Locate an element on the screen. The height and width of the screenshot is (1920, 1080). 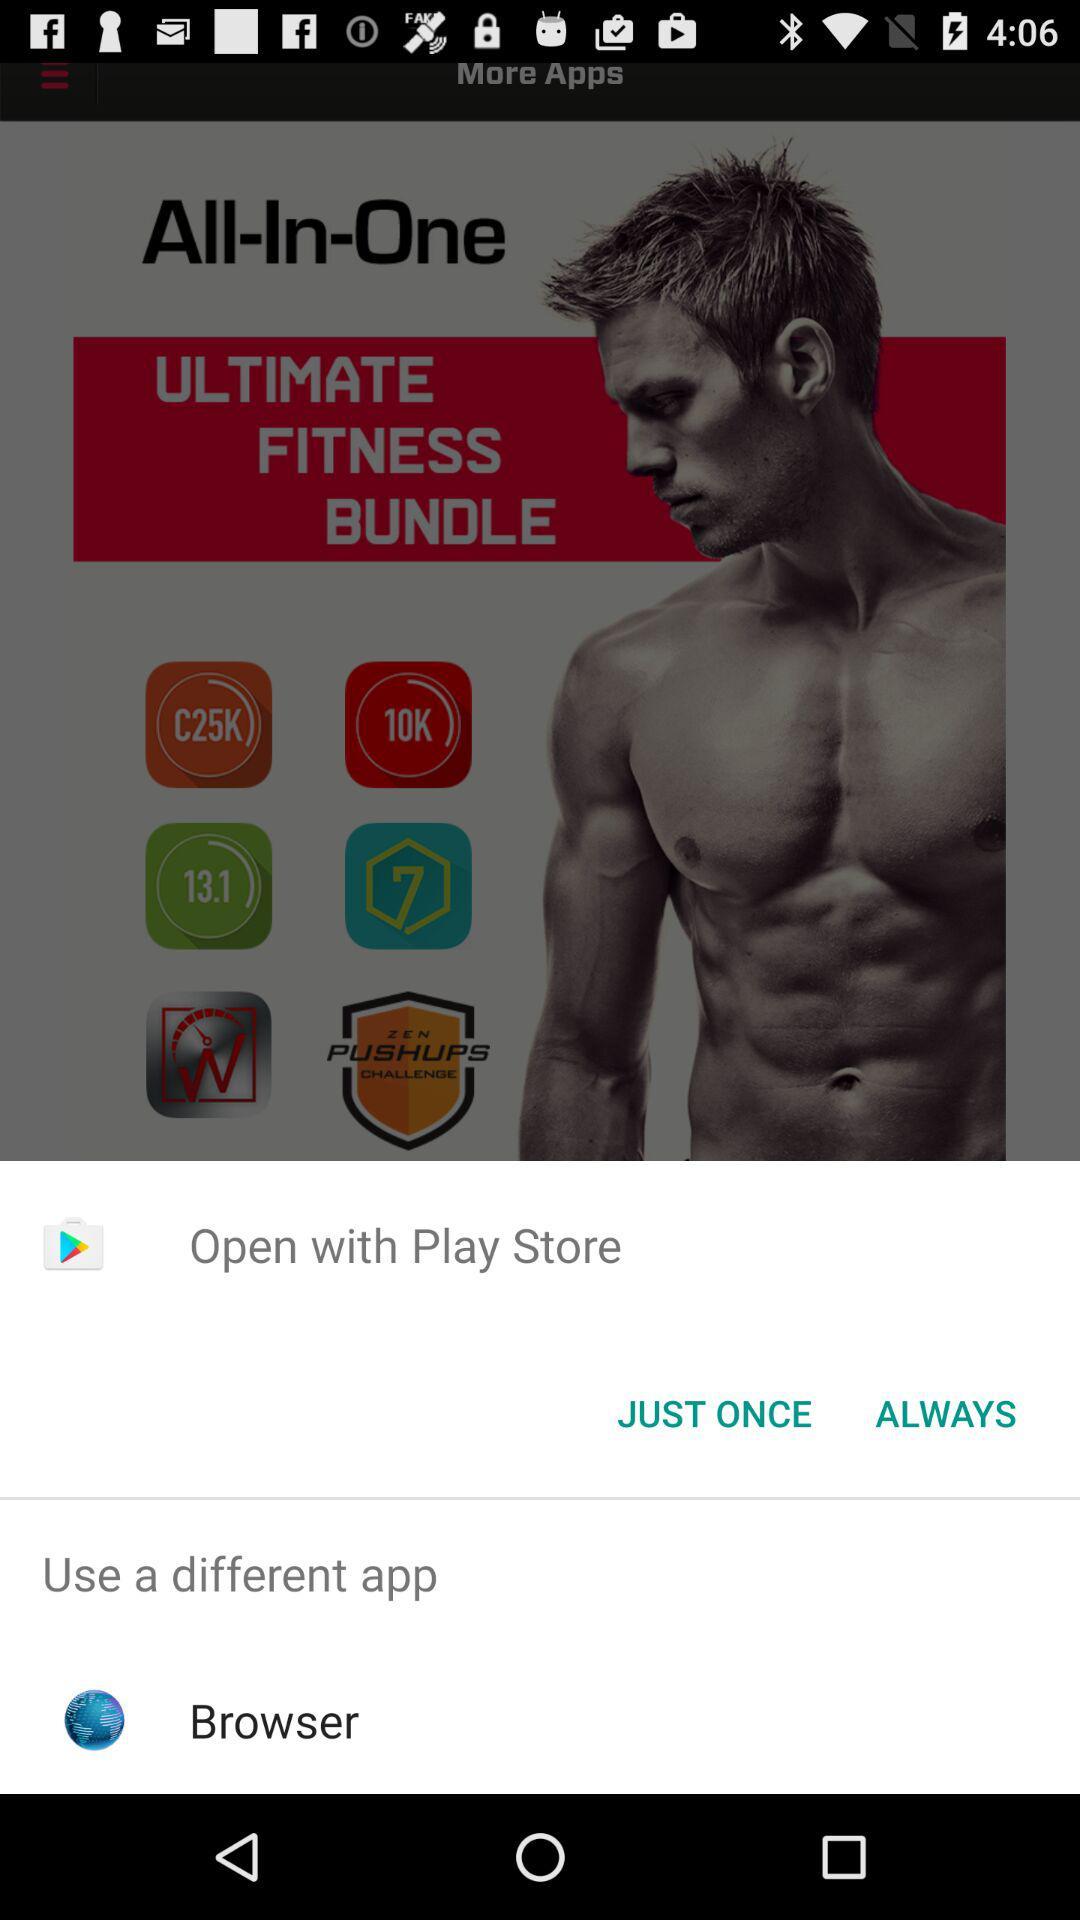
always icon is located at coordinates (945, 1411).